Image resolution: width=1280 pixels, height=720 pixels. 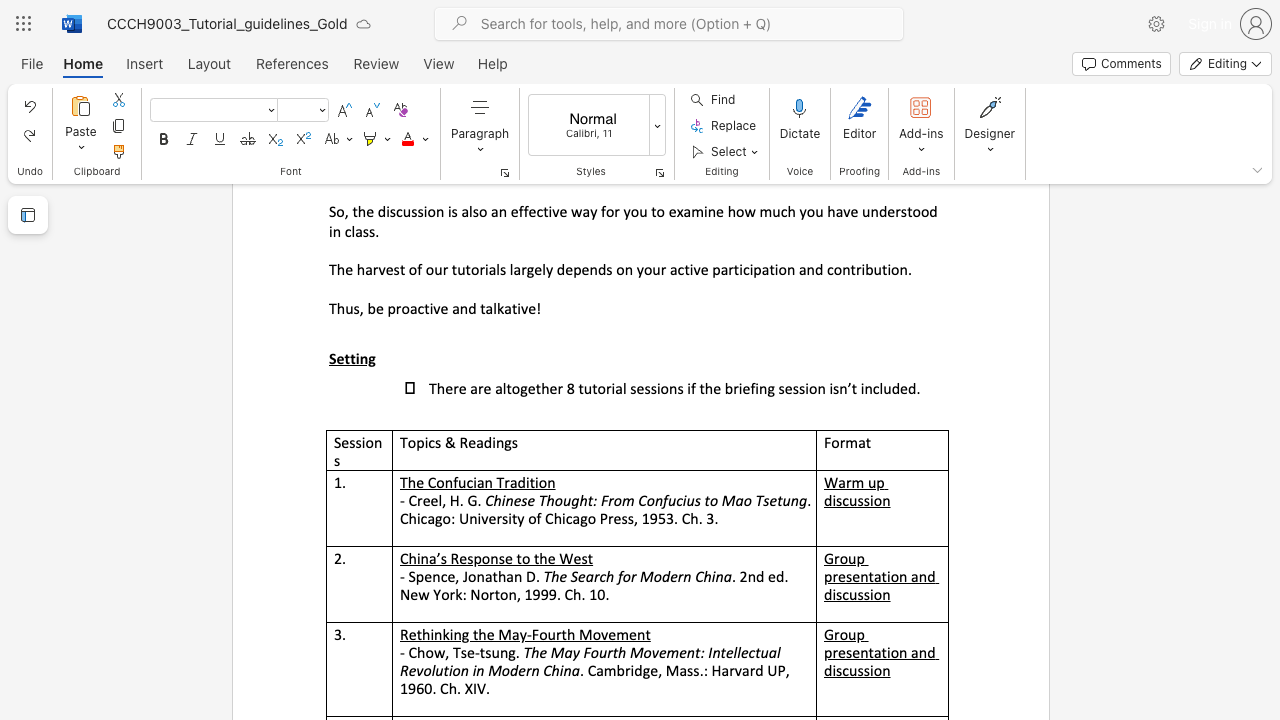 I want to click on the subset text "ngs" within the text "Topics & Readings", so click(x=495, y=441).